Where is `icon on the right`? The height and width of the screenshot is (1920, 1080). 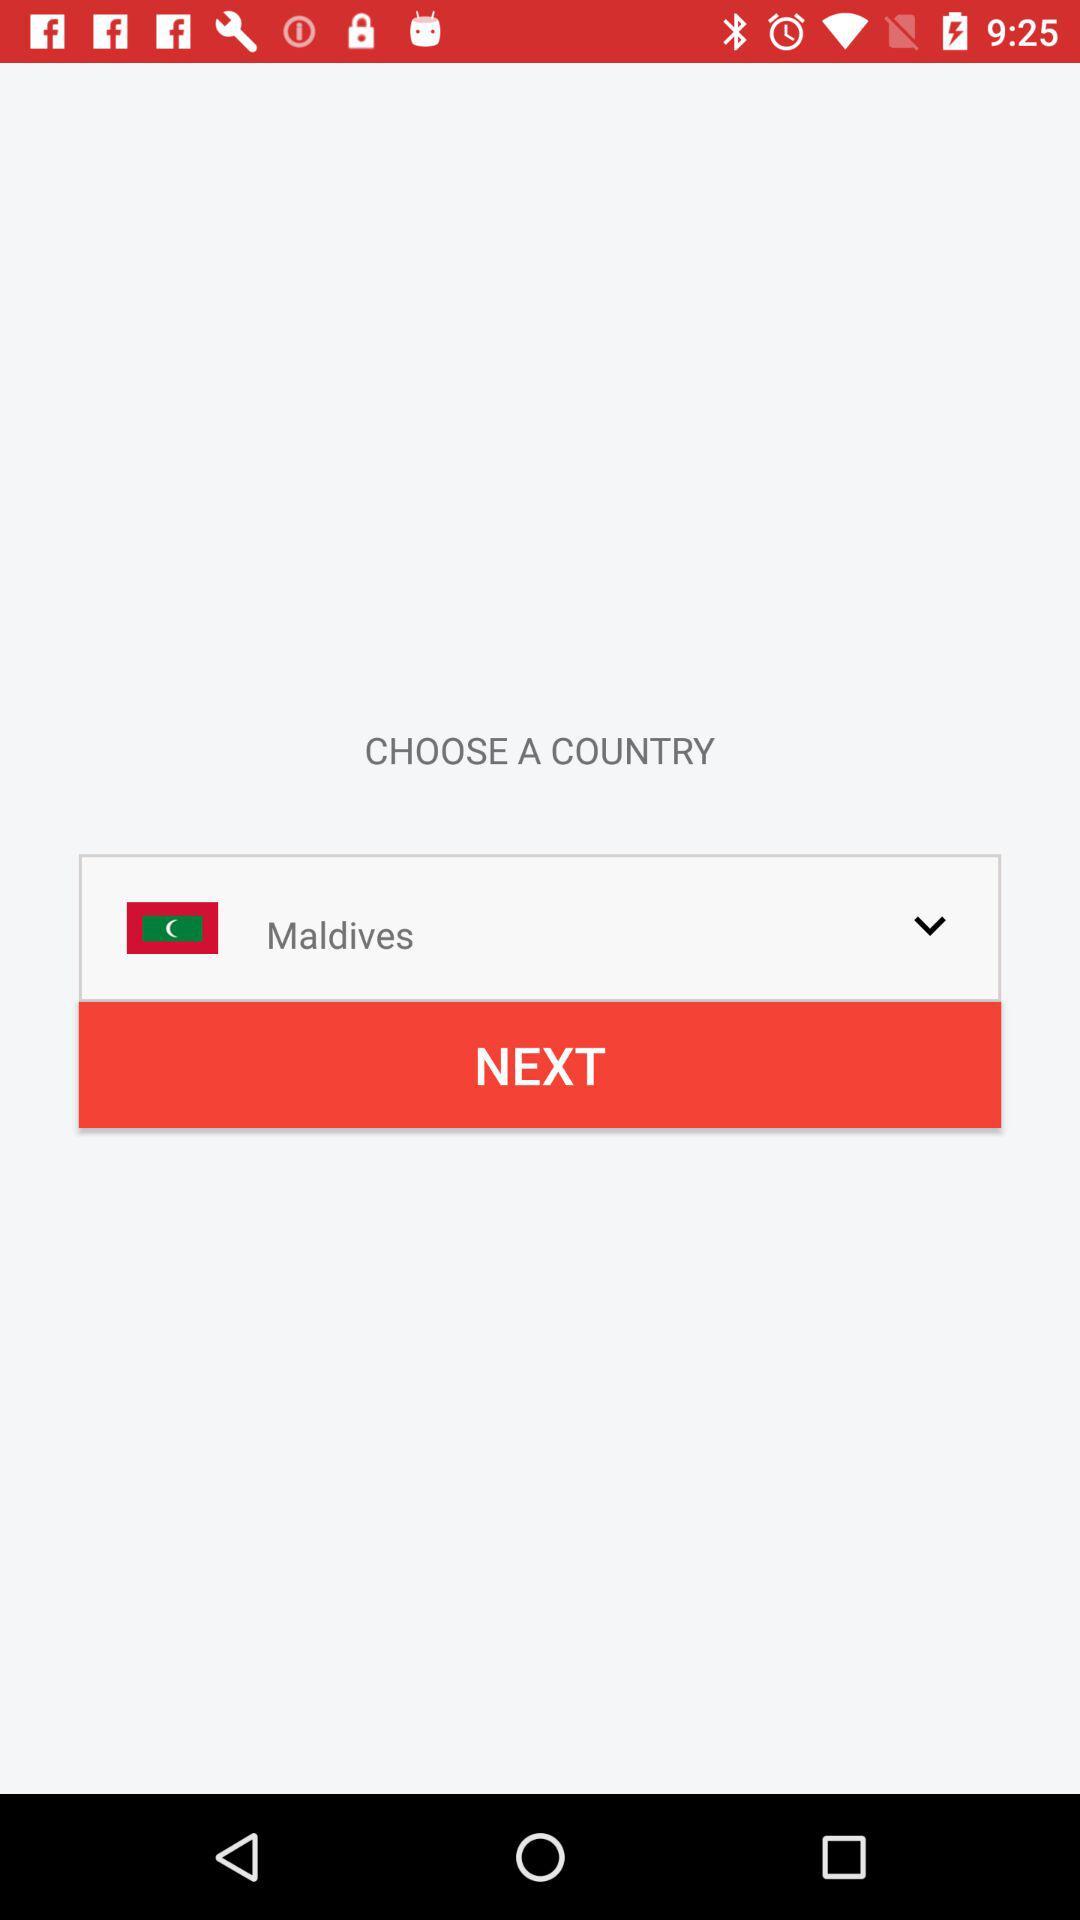 icon on the right is located at coordinates (929, 924).